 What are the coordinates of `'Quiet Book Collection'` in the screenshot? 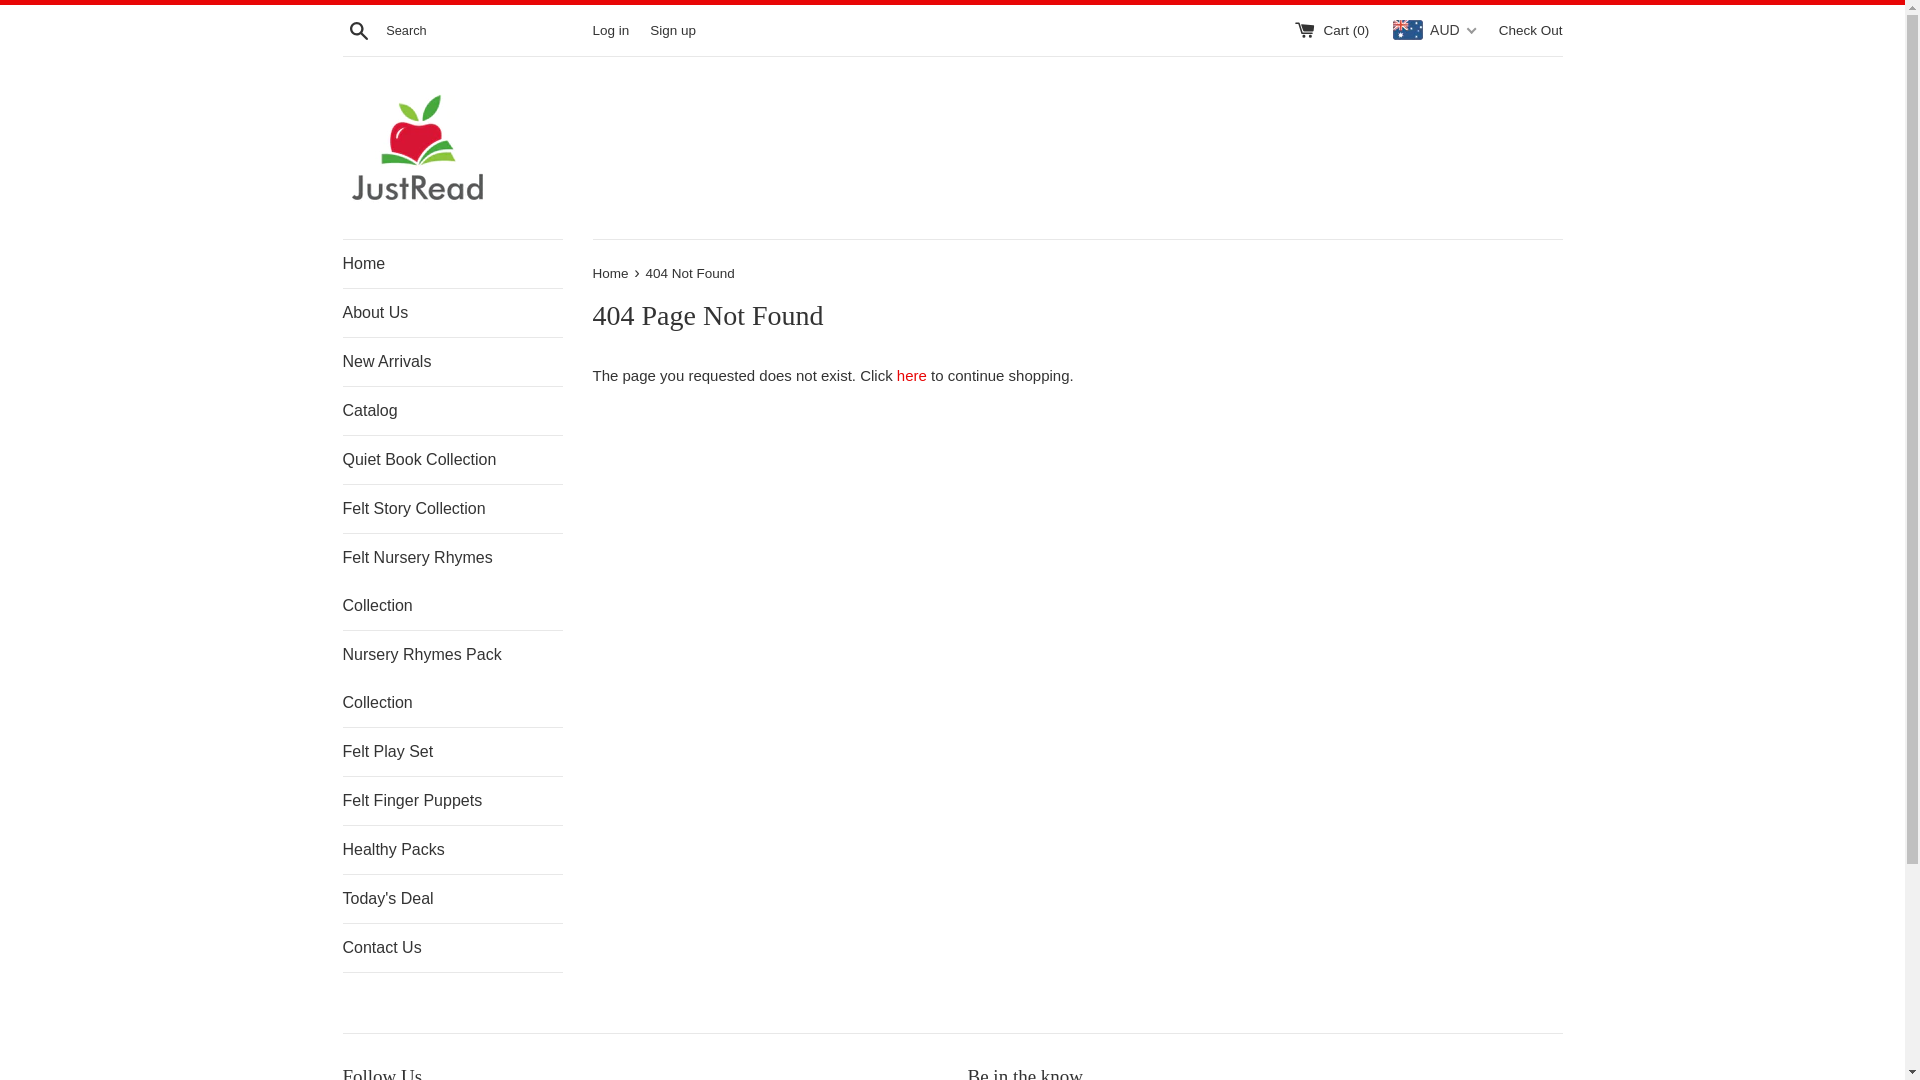 It's located at (450, 459).